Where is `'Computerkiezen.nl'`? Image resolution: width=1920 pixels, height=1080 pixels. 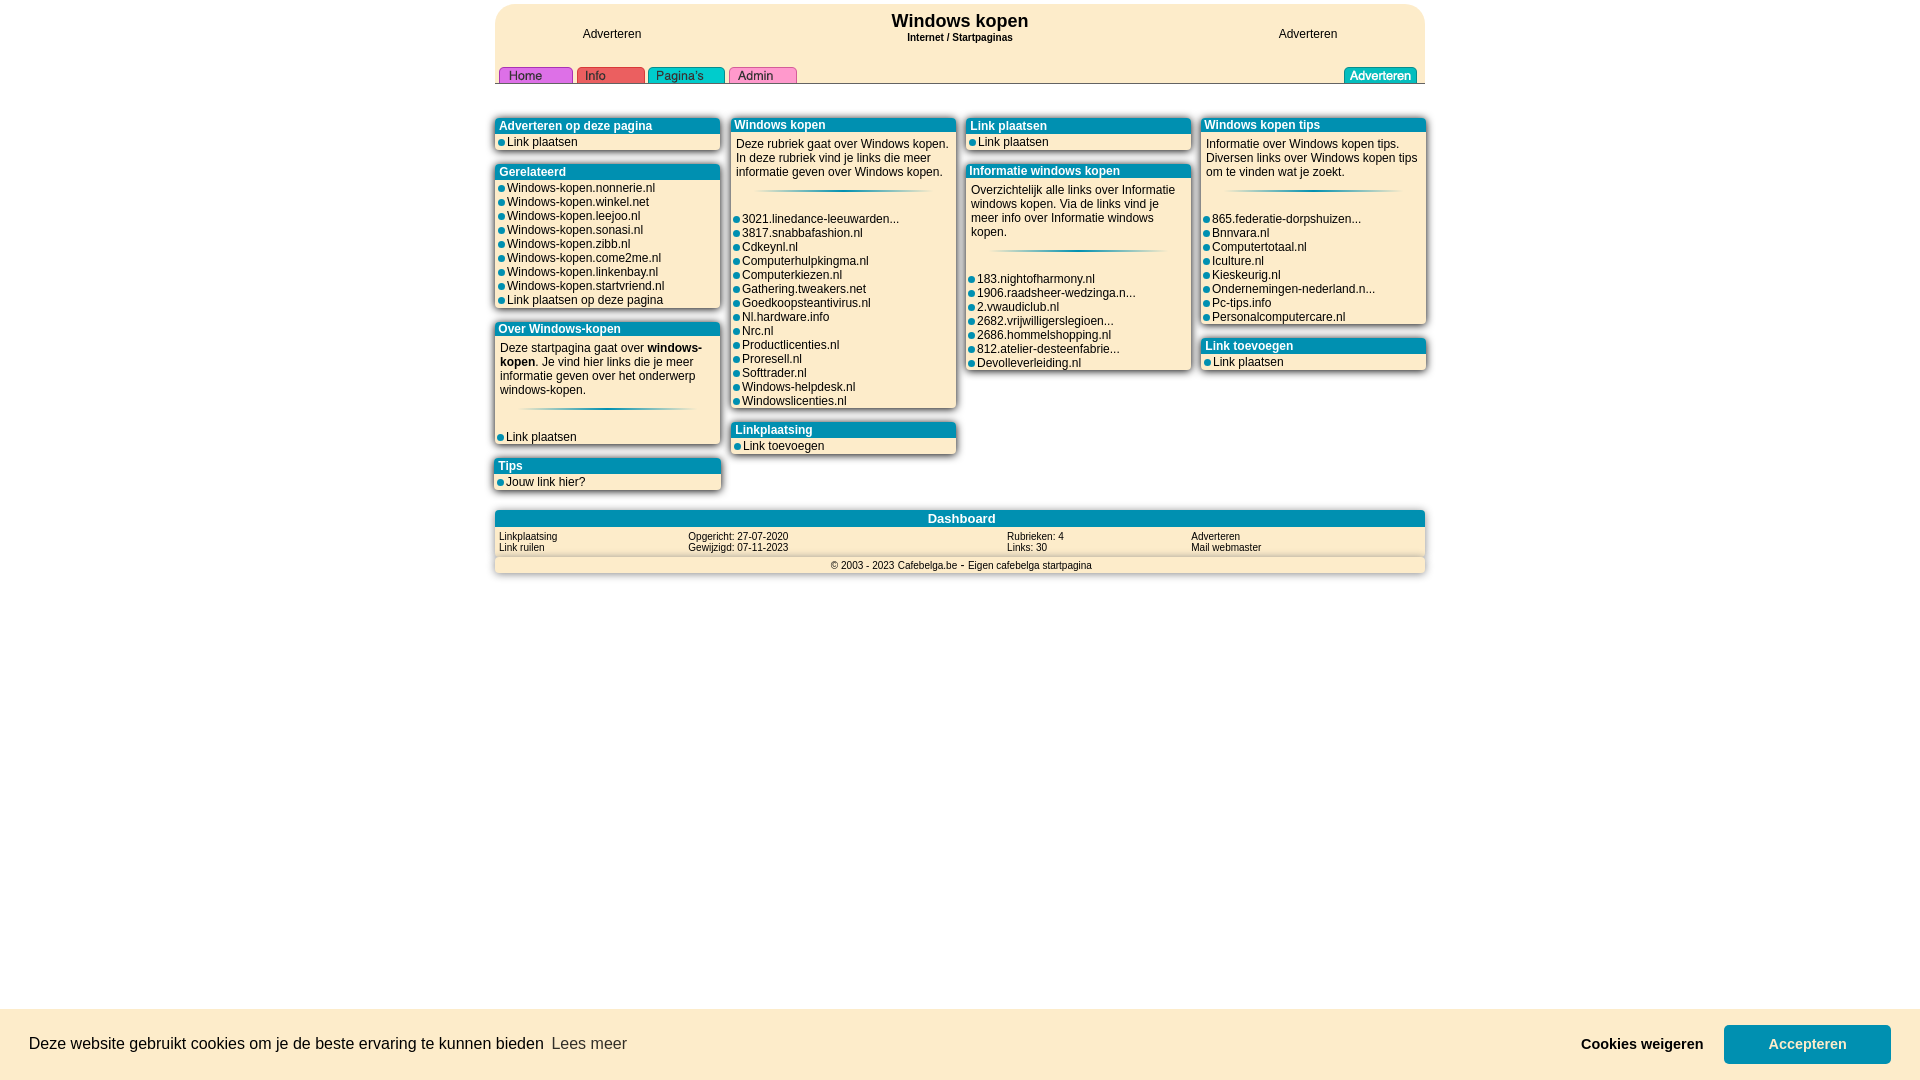 'Computerkiezen.nl' is located at coordinates (791, 274).